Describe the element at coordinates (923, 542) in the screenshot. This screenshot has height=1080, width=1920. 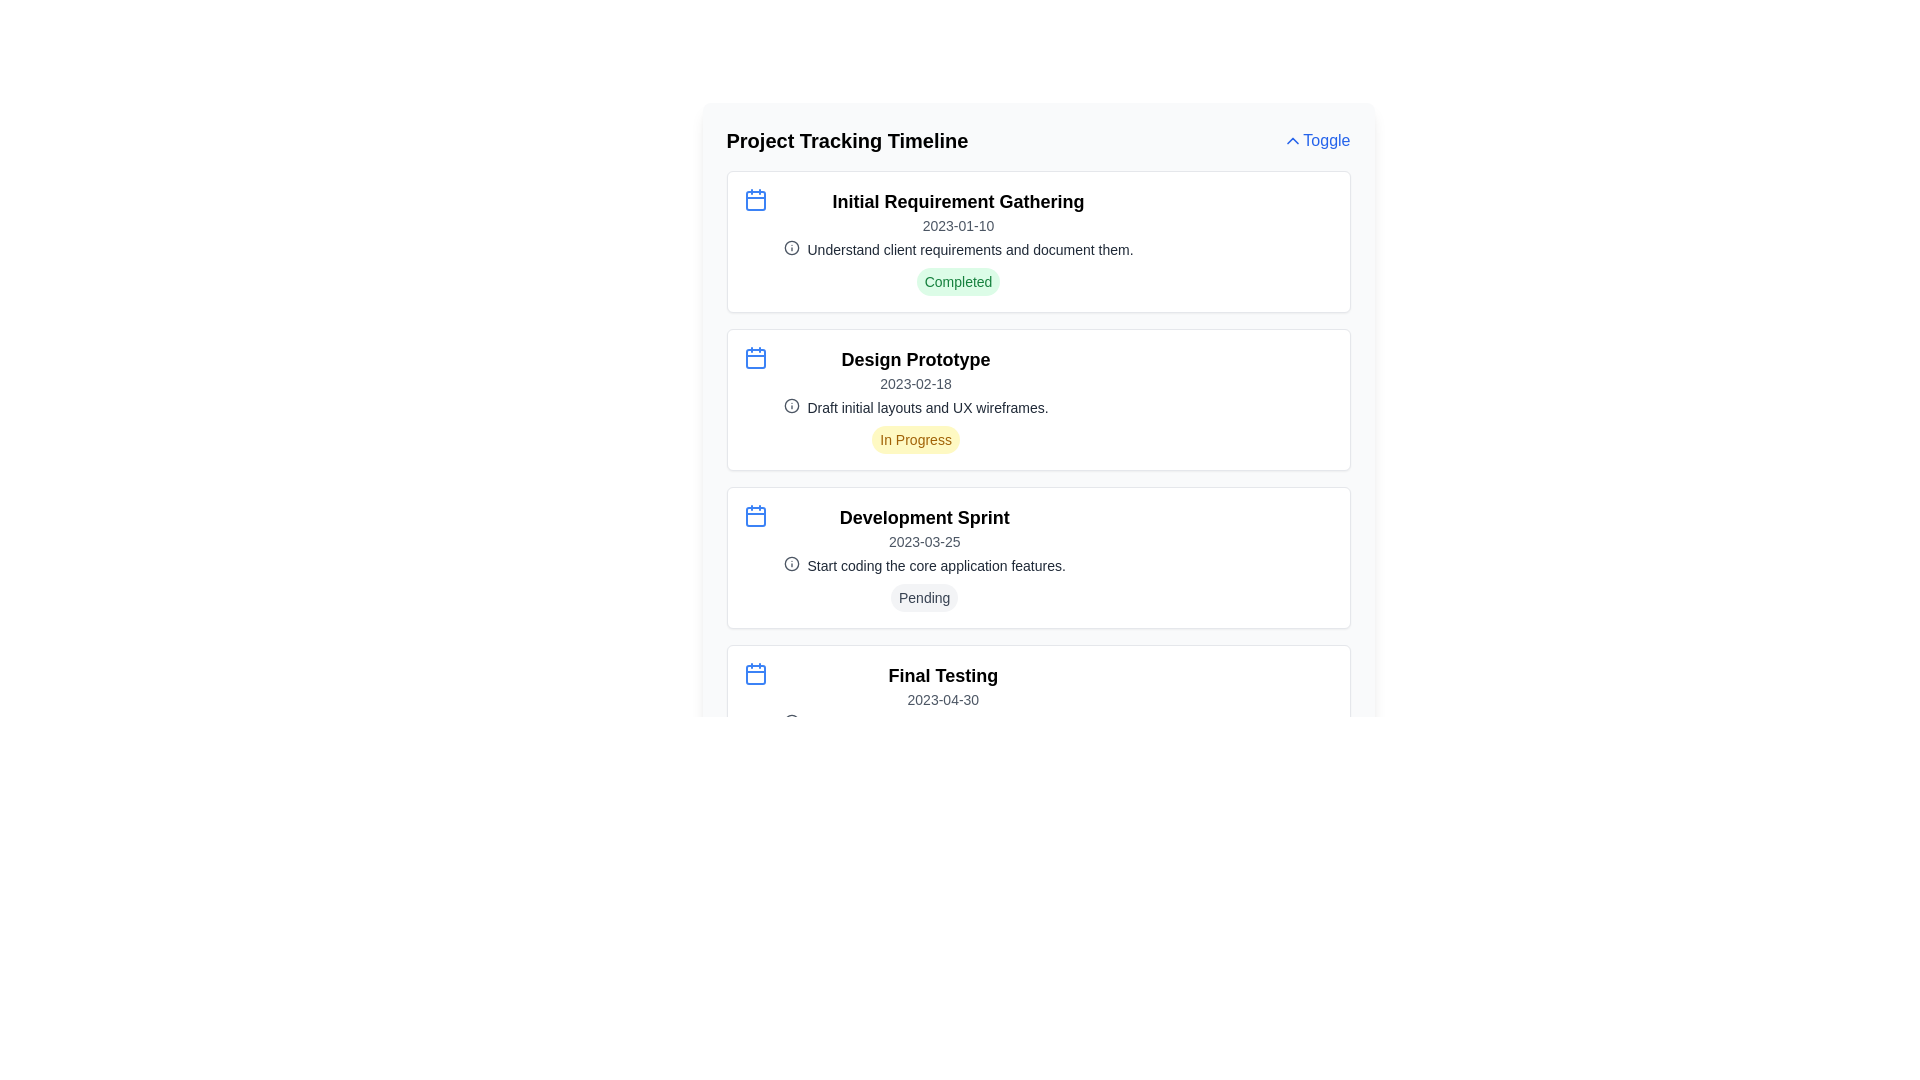
I see `the text content of the date label displaying '2023-03-25', which is styled in gray and positioned beneath the title 'Development Sprint'` at that location.